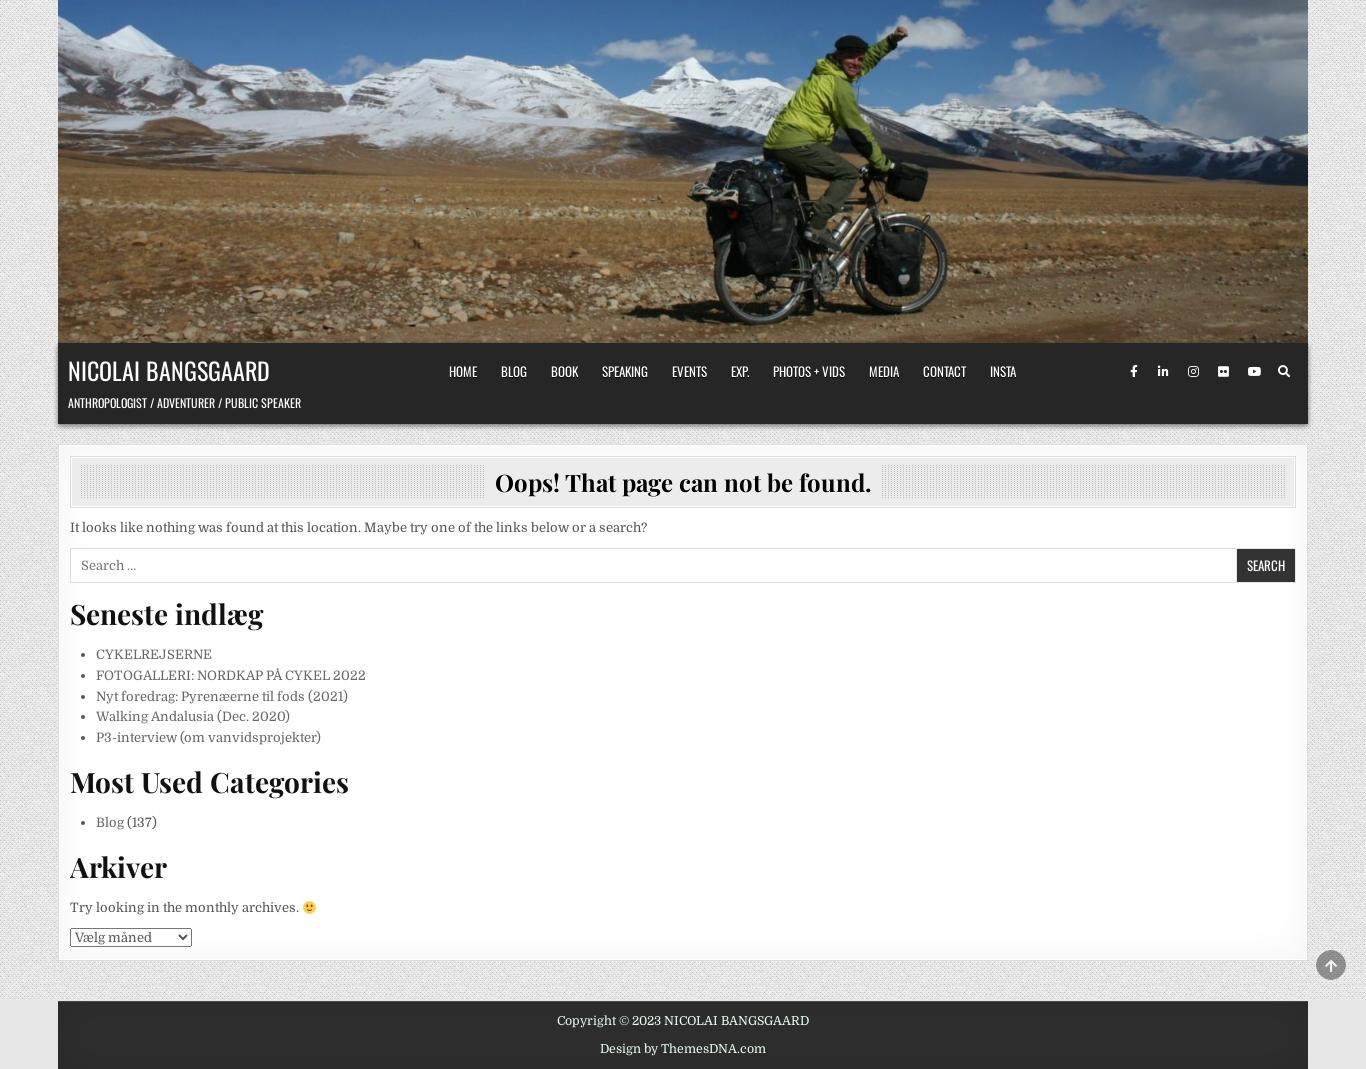  I want to click on 'Nyt foredrag: Pyrenæerne til fods (2021)', so click(96, 694).